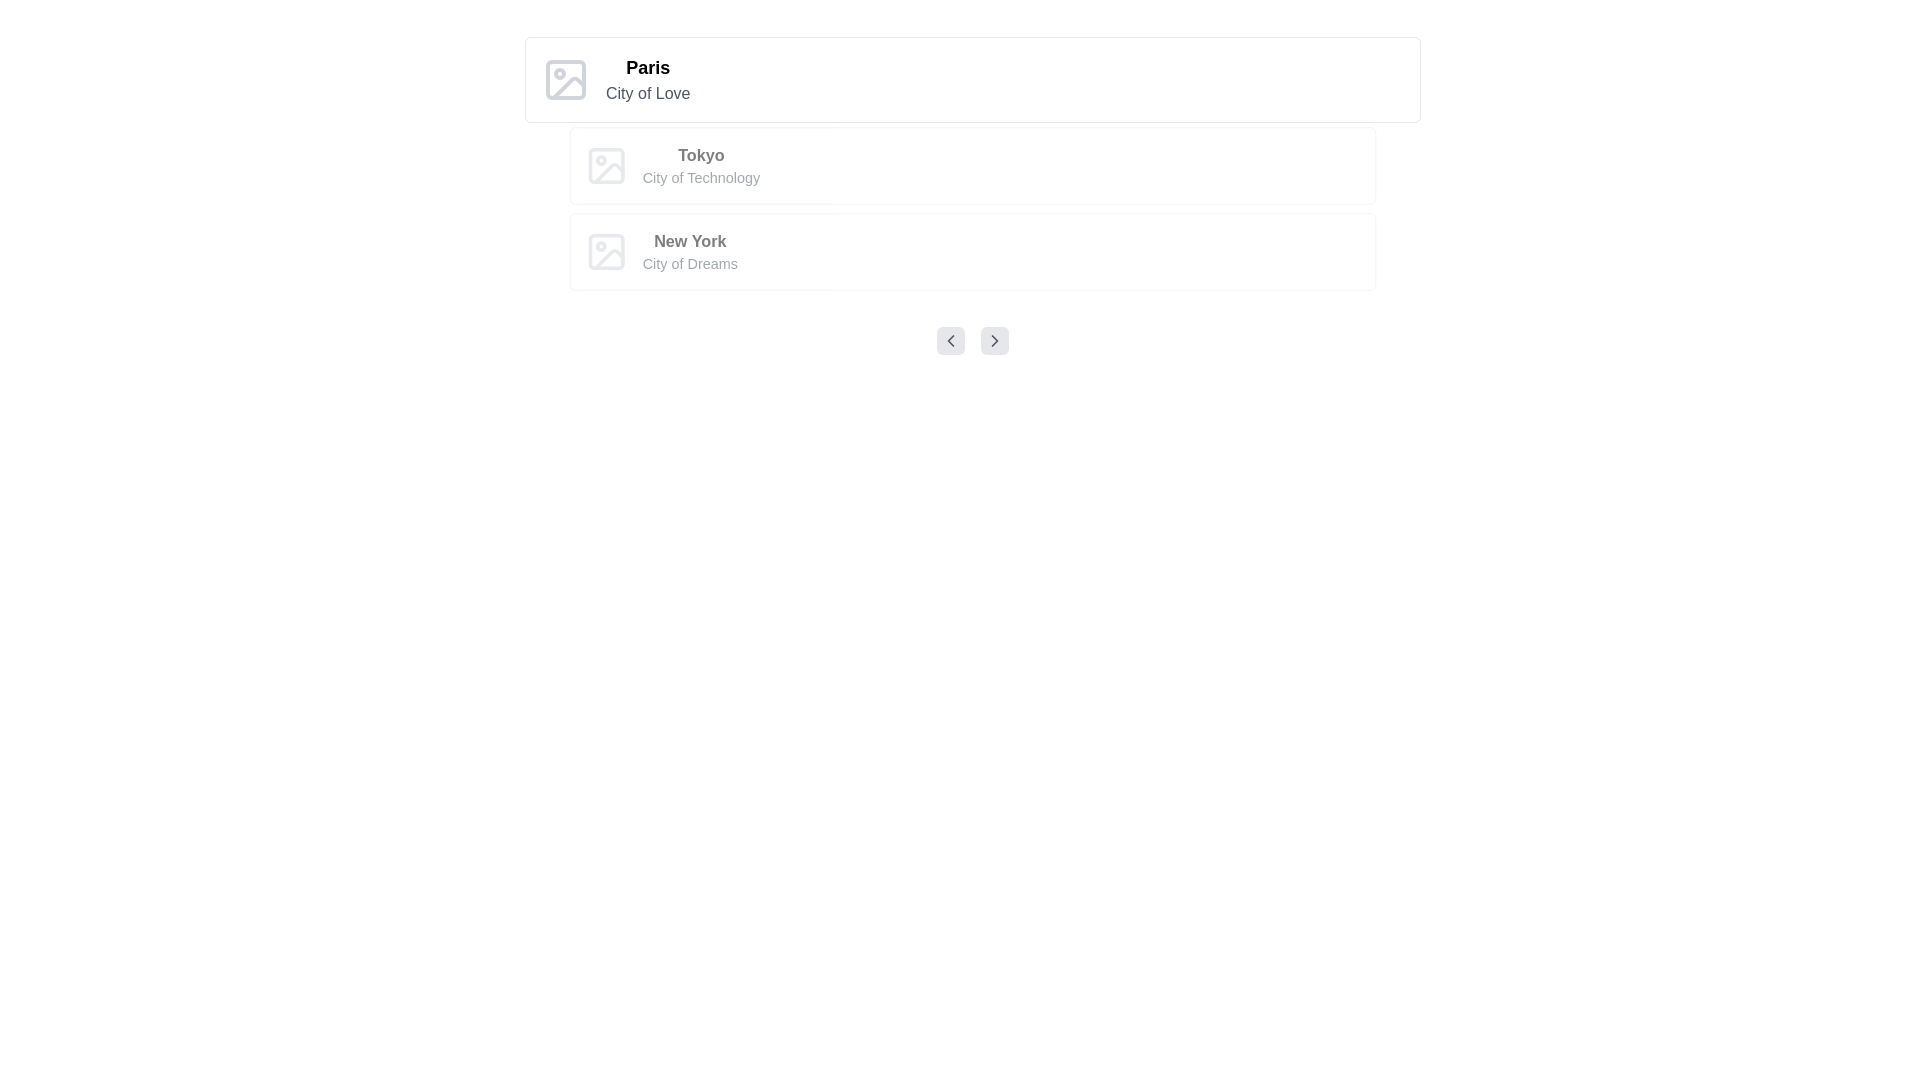 This screenshot has width=1920, height=1080. Describe the element at coordinates (565, 79) in the screenshot. I see `the decorative rectangle element within the SVG format that represents the image placeholder for 'Paris - City of Love'` at that location.